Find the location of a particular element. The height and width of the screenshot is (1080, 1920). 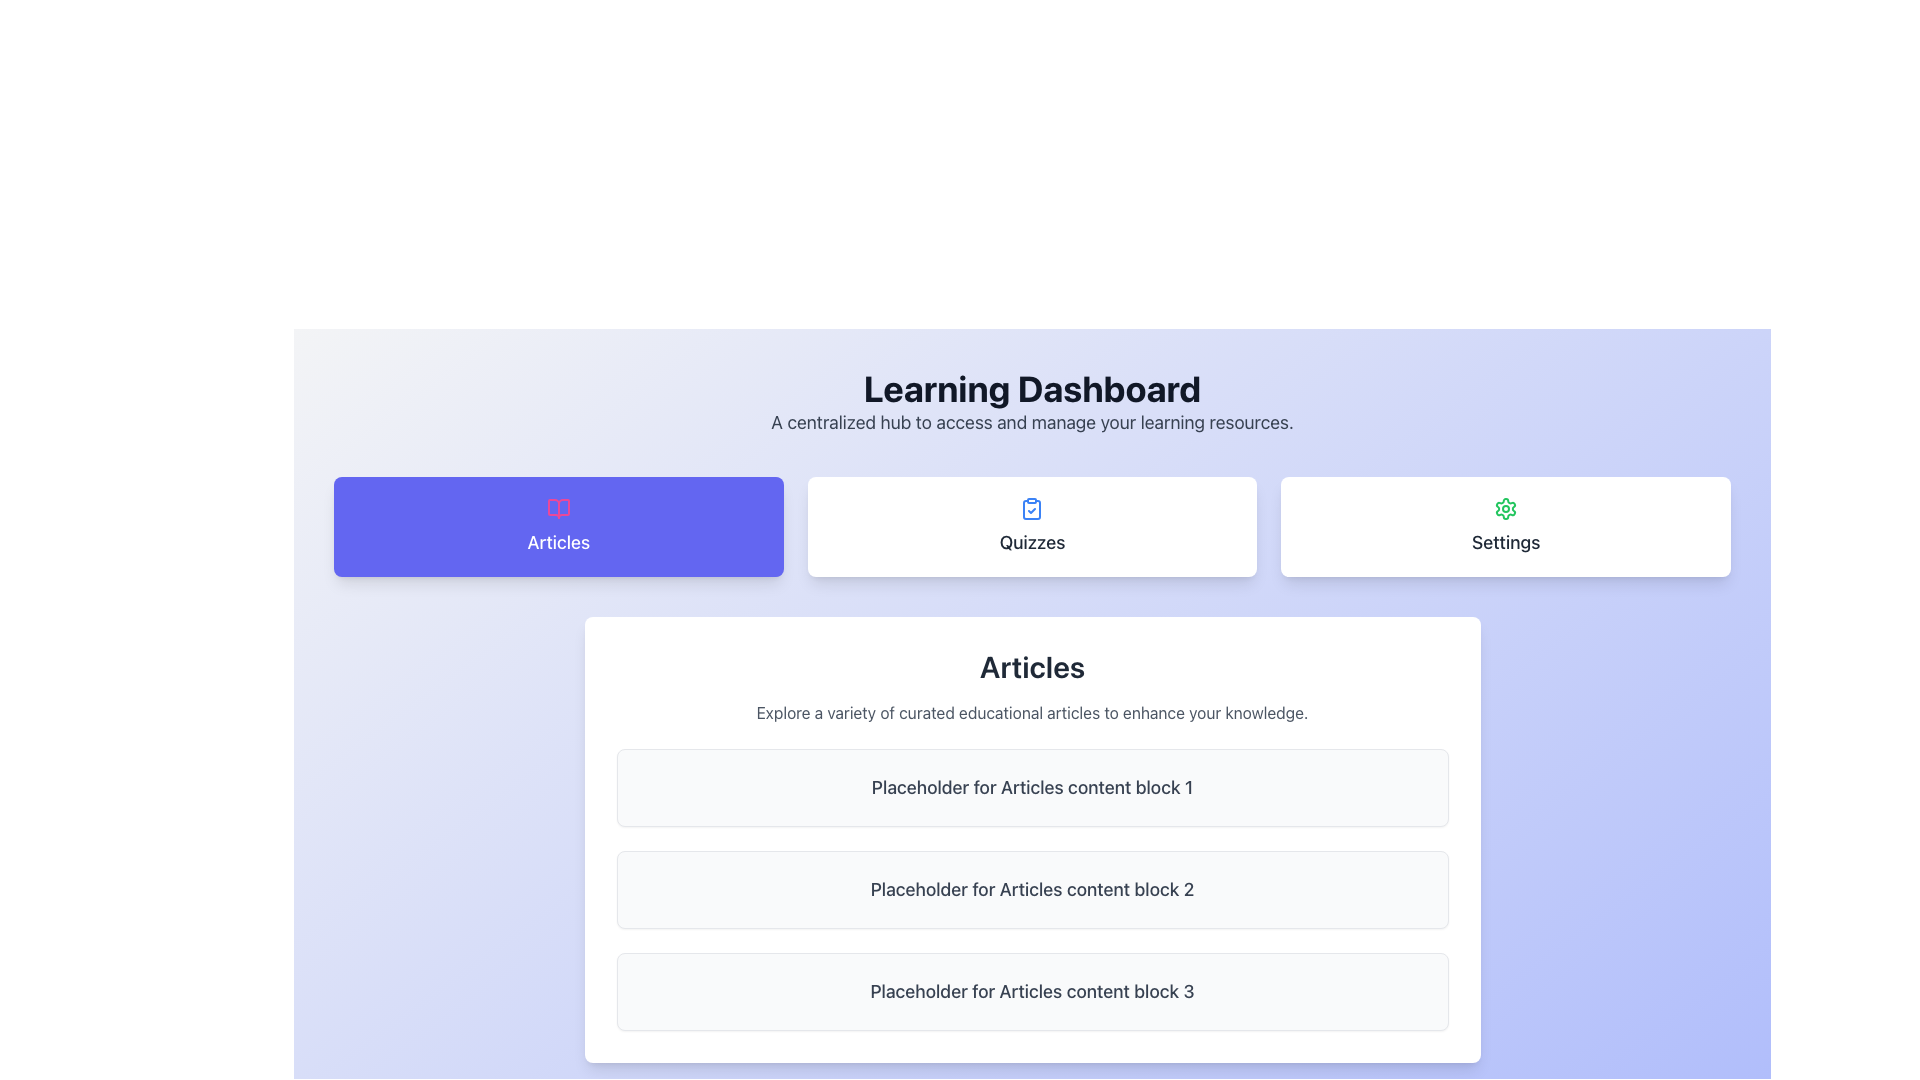

the 'Articles' section which contains a title, subtitle, and three content blocks labeled 'Placeholder for Articles content block 1', 'Placeholder for Articles content block 2', and 'Placeholder for Articles content block 3'. This section is centrally aligned in the main content area of the 'Learning Dashboard' page is located at coordinates (1032, 840).